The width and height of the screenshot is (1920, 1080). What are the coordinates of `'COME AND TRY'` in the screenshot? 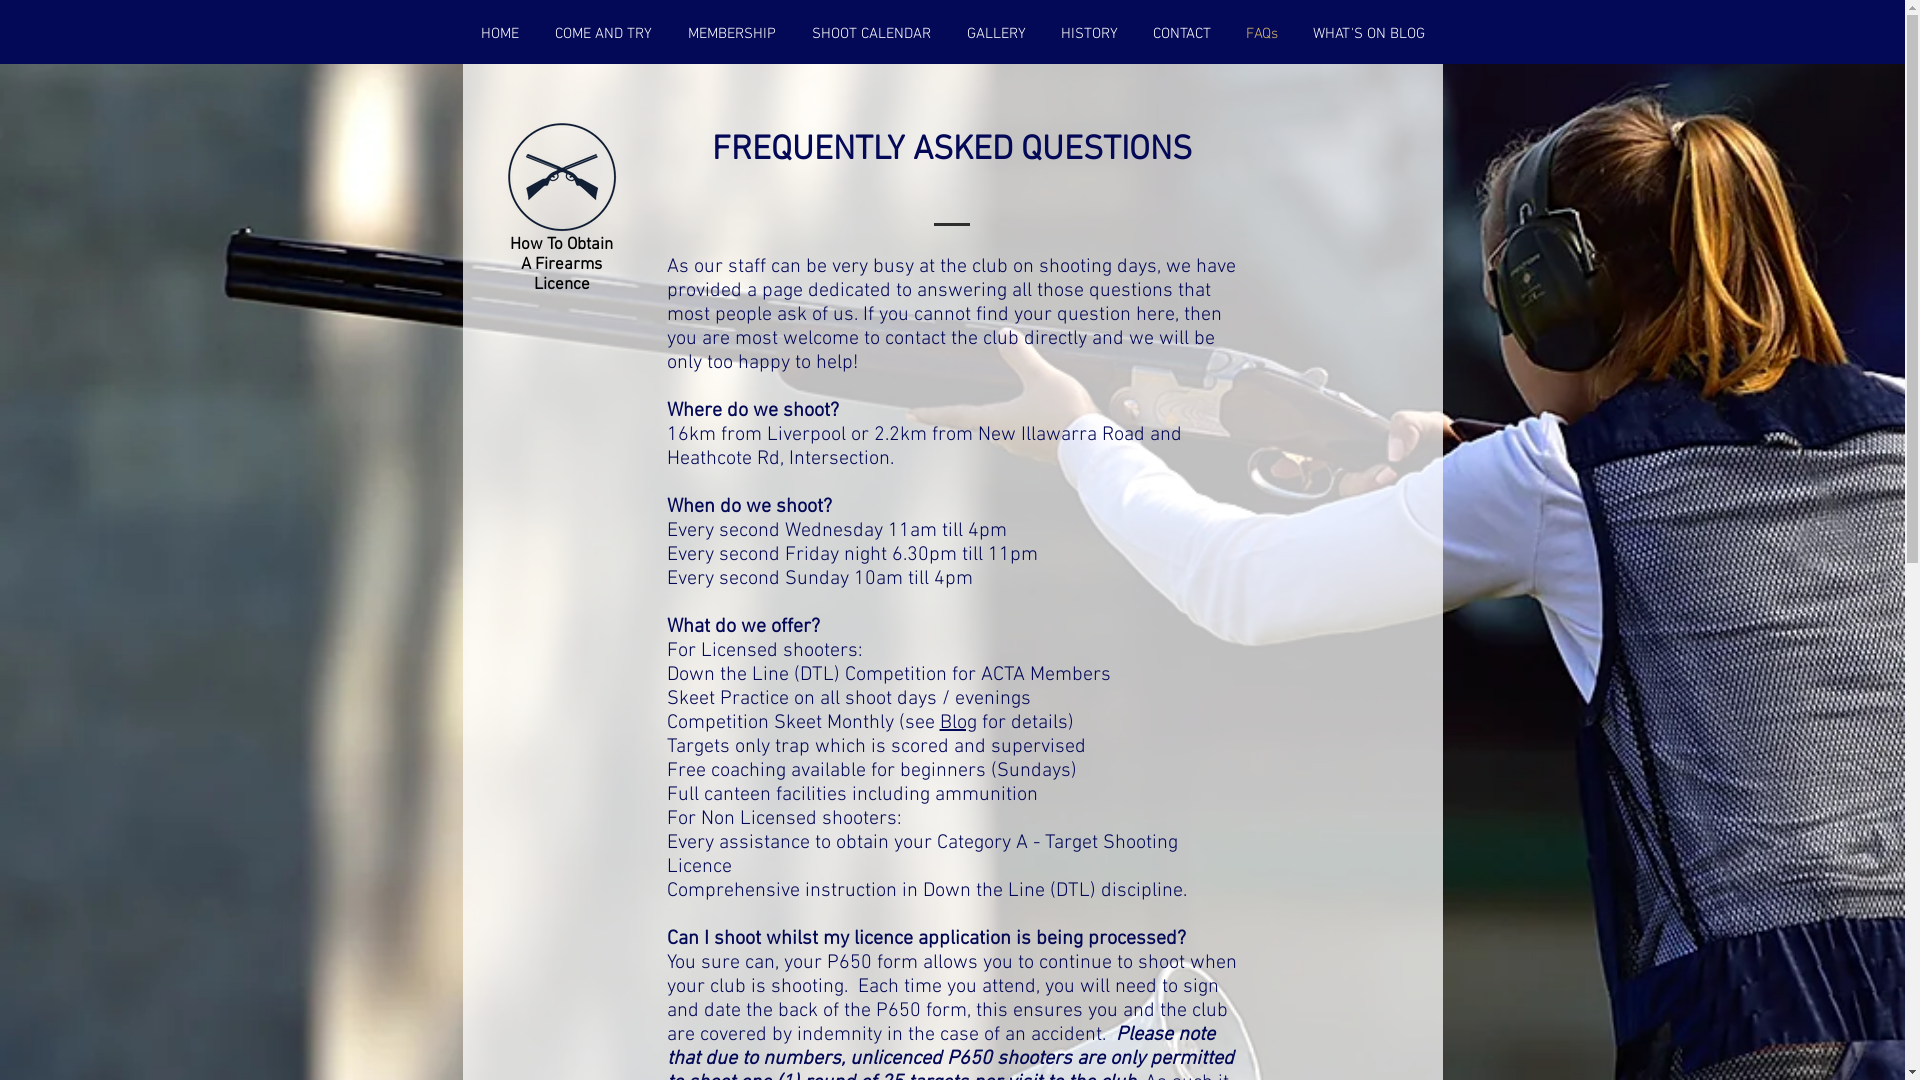 It's located at (601, 34).